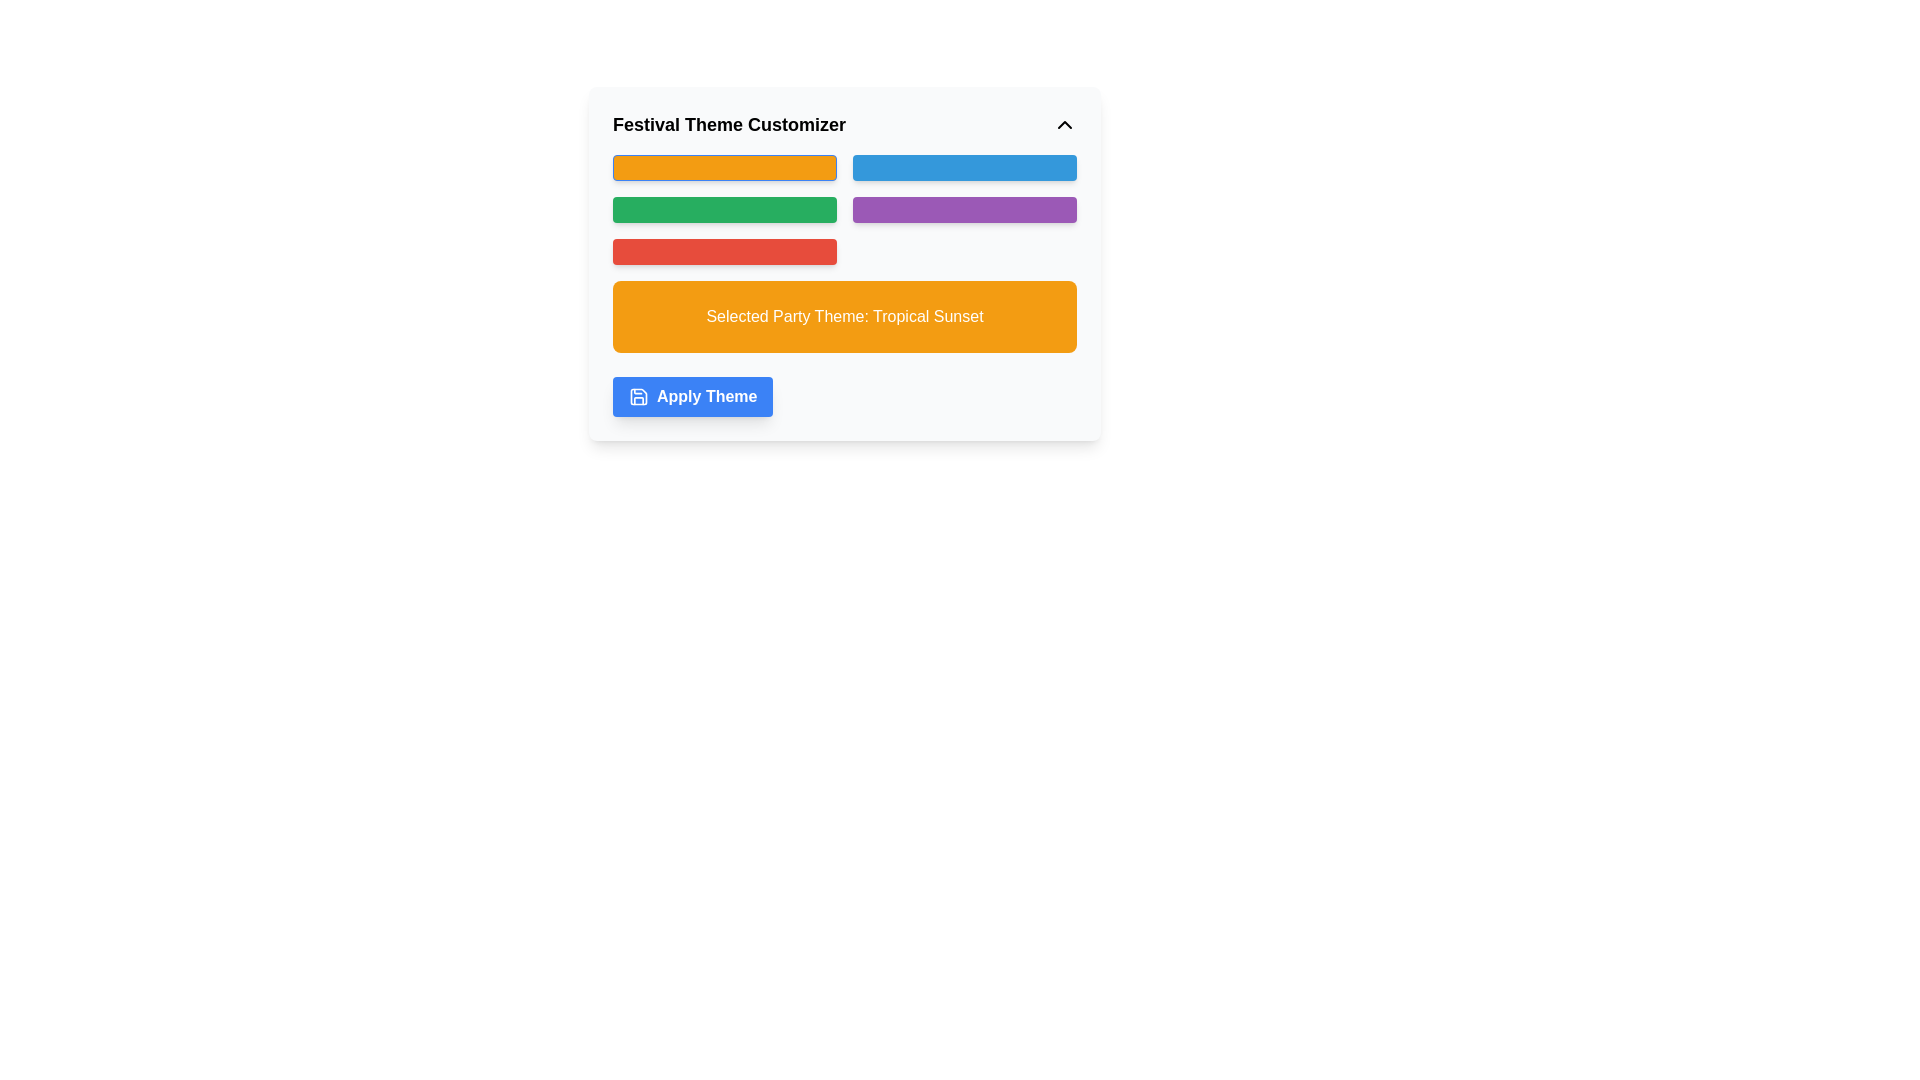 The height and width of the screenshot is (1080, 1920). Describe the element at coordinates (723, 209) in the screenshot. I see `the 'Forest Whisper' button` at that location.